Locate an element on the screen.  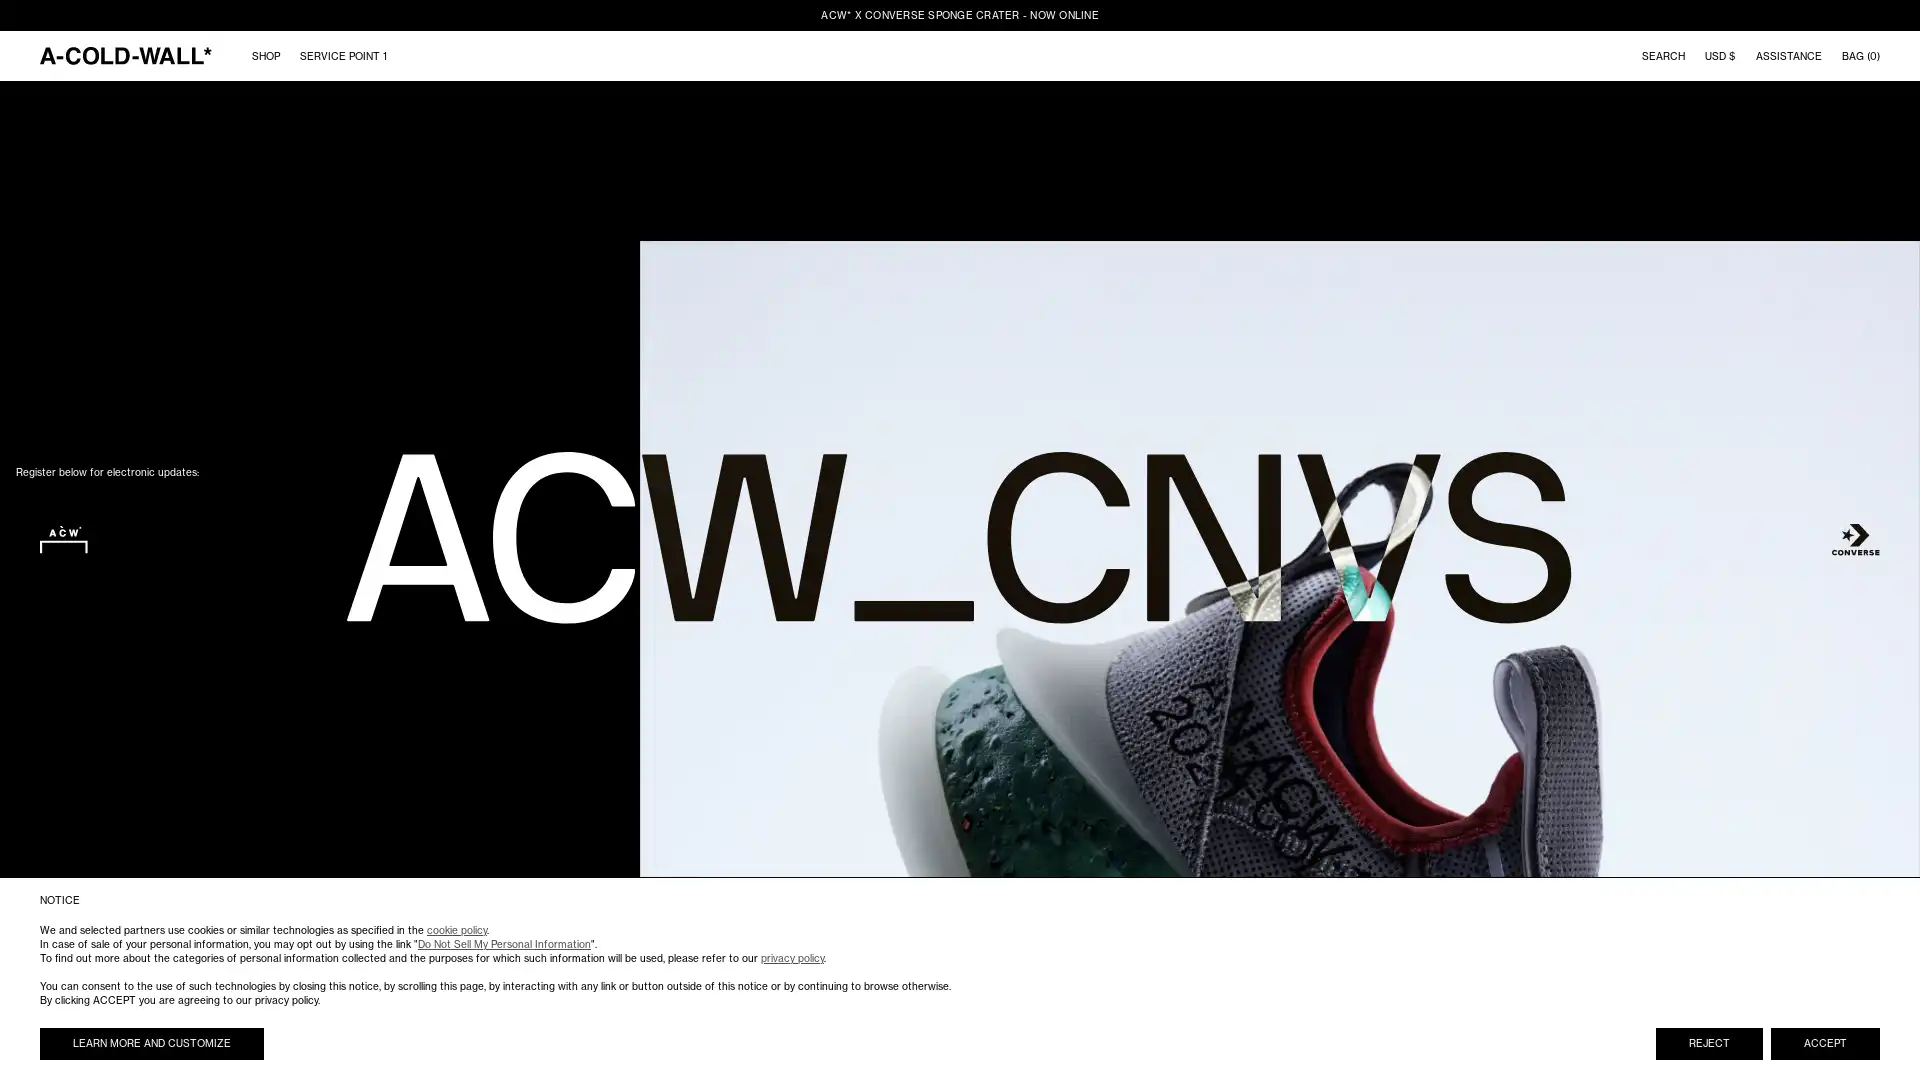
LEARN MORE AND CUSTOMIZE is located at coordinates (151, 1043).